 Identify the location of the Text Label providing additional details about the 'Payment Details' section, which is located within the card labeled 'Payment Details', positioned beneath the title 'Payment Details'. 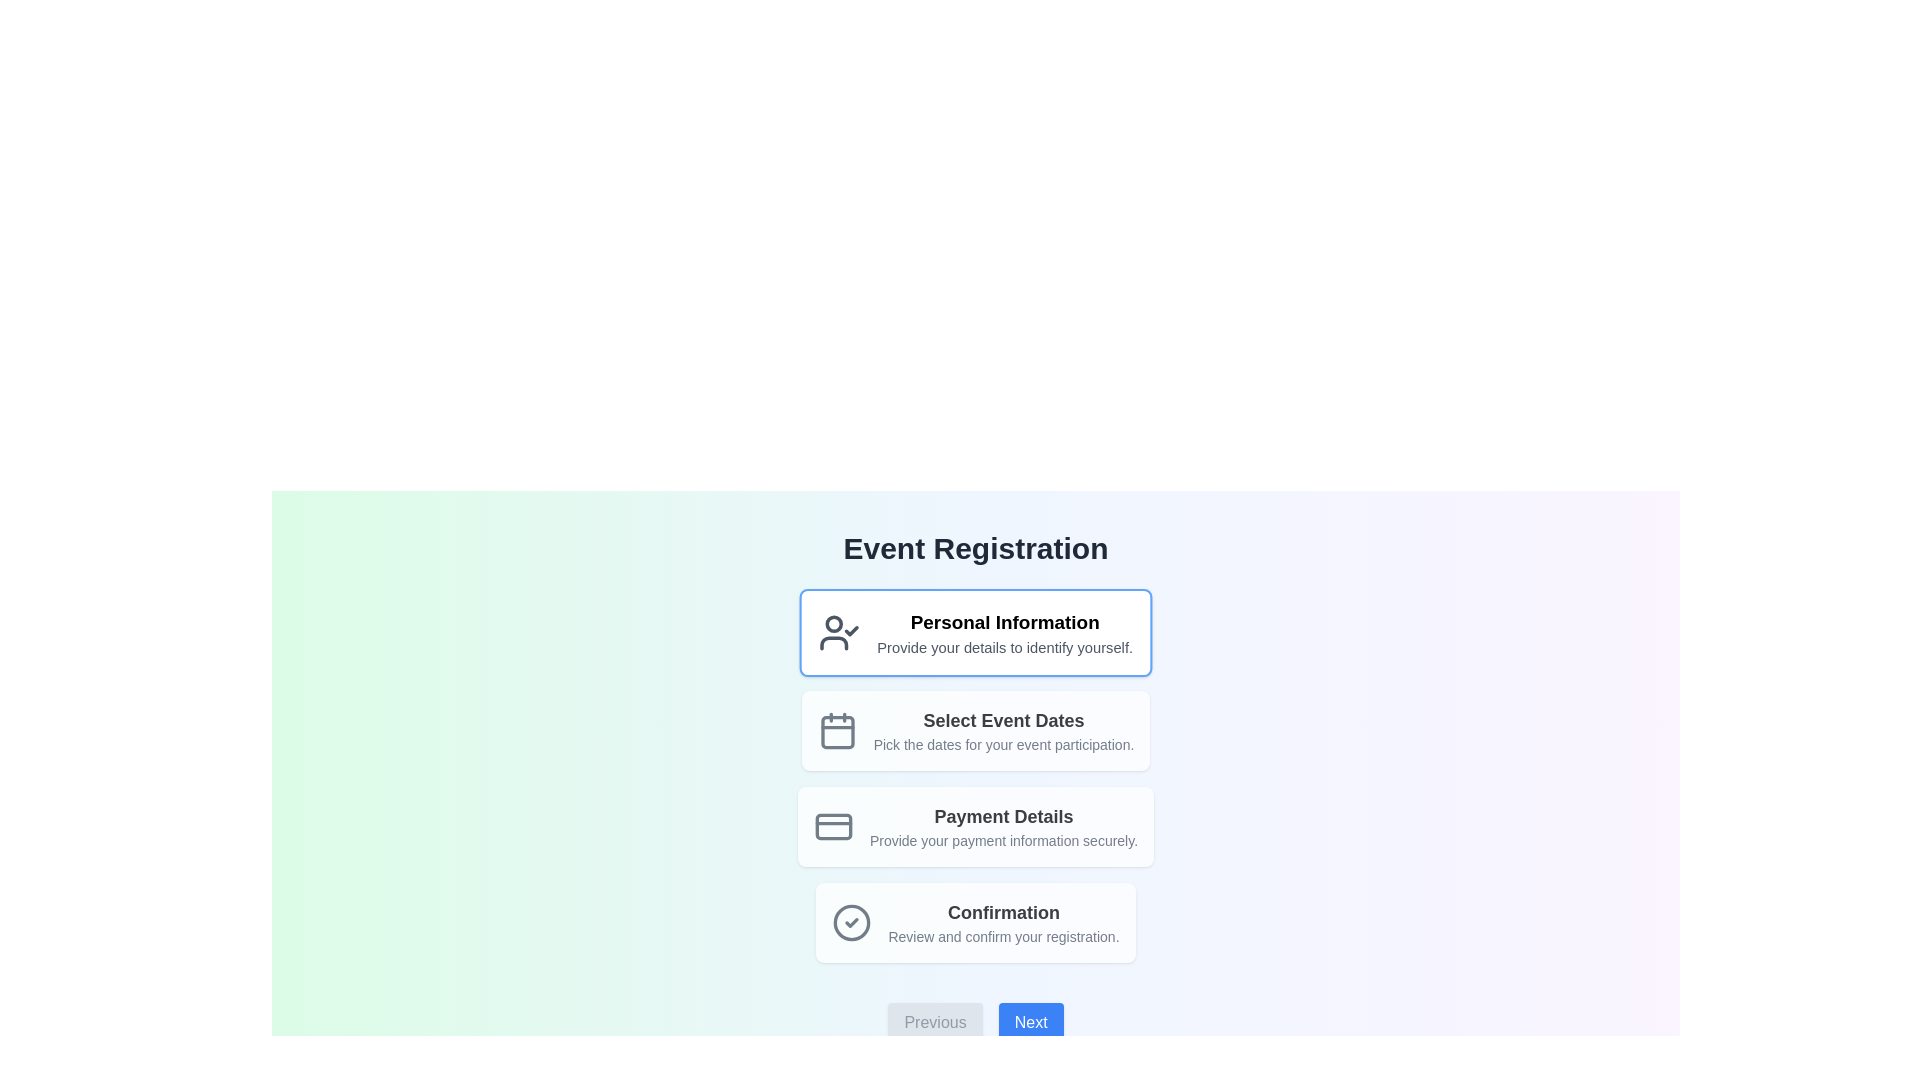
(1003, 840).